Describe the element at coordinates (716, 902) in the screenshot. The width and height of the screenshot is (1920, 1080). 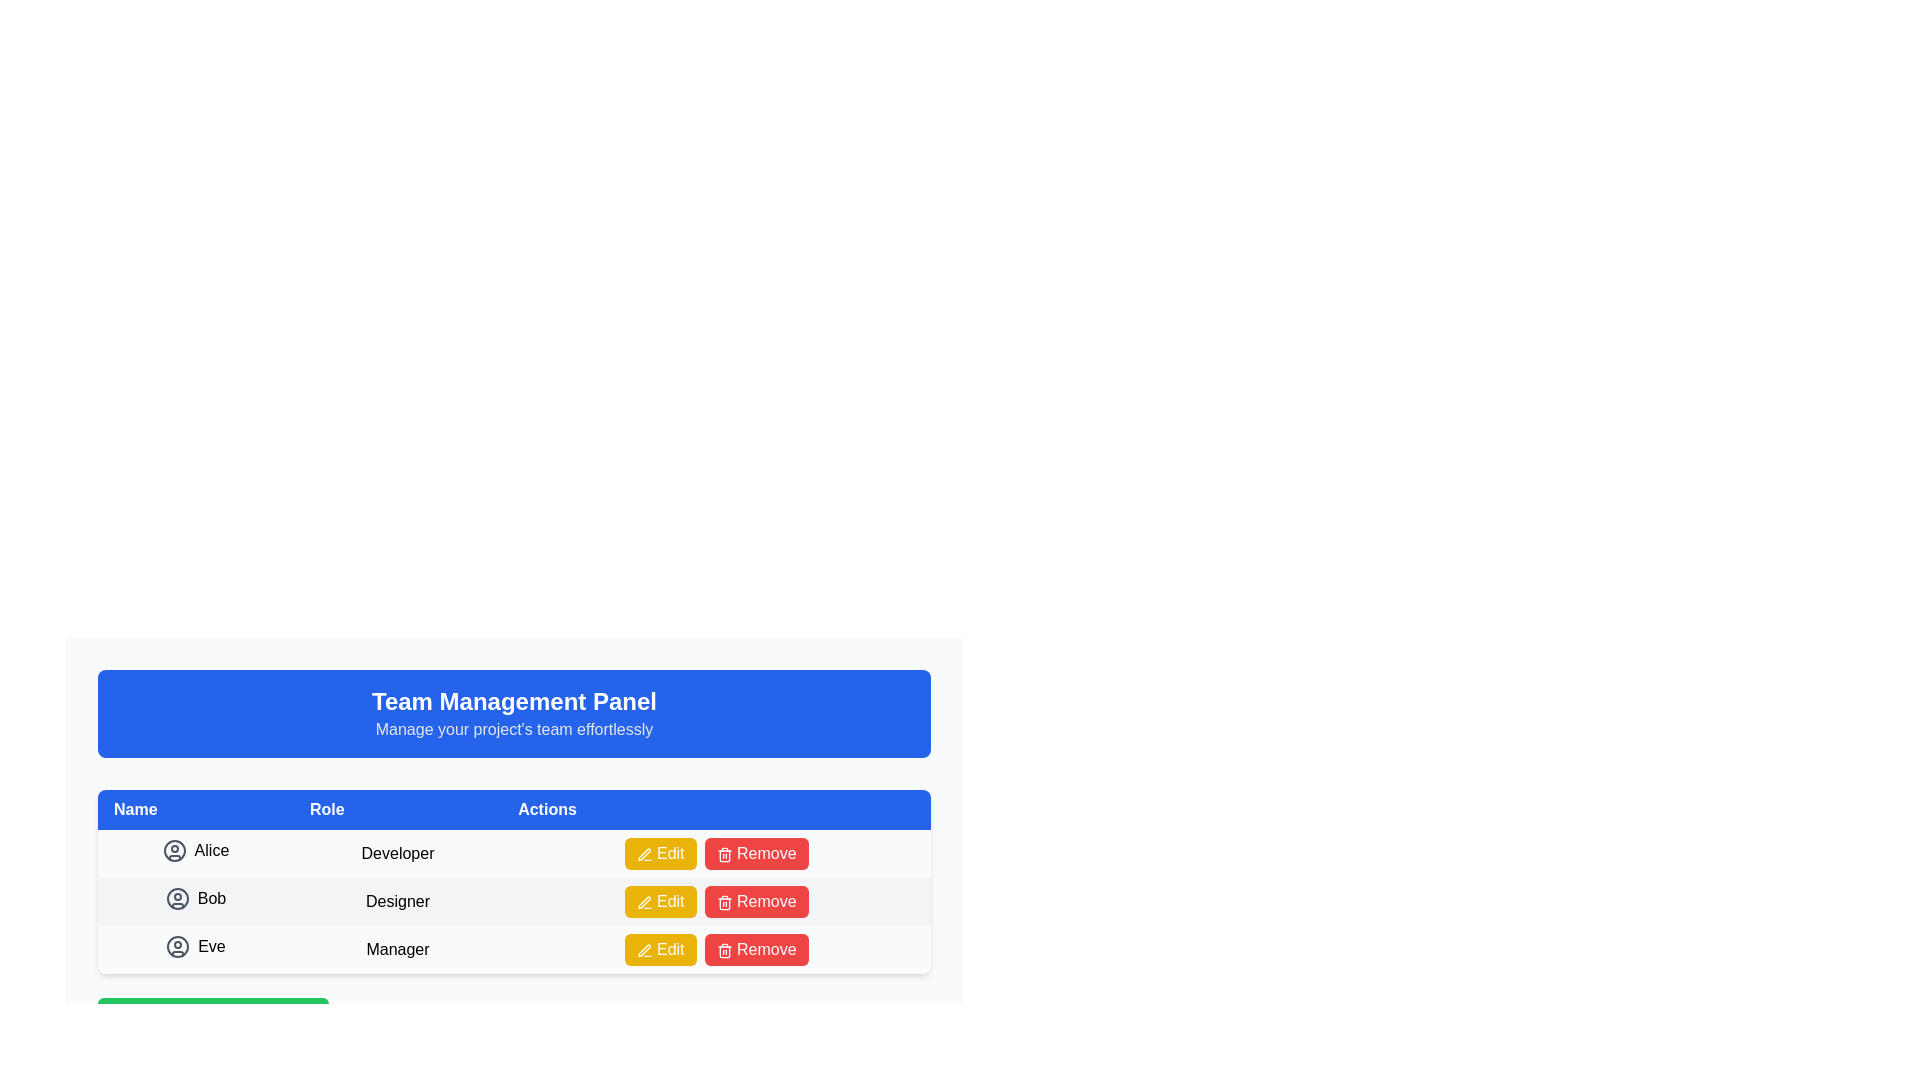
I see `the 'Remove' button in the grouped component for 'Bob' under the 'Designer' role located in the 'Actions' column of the table` at that location.